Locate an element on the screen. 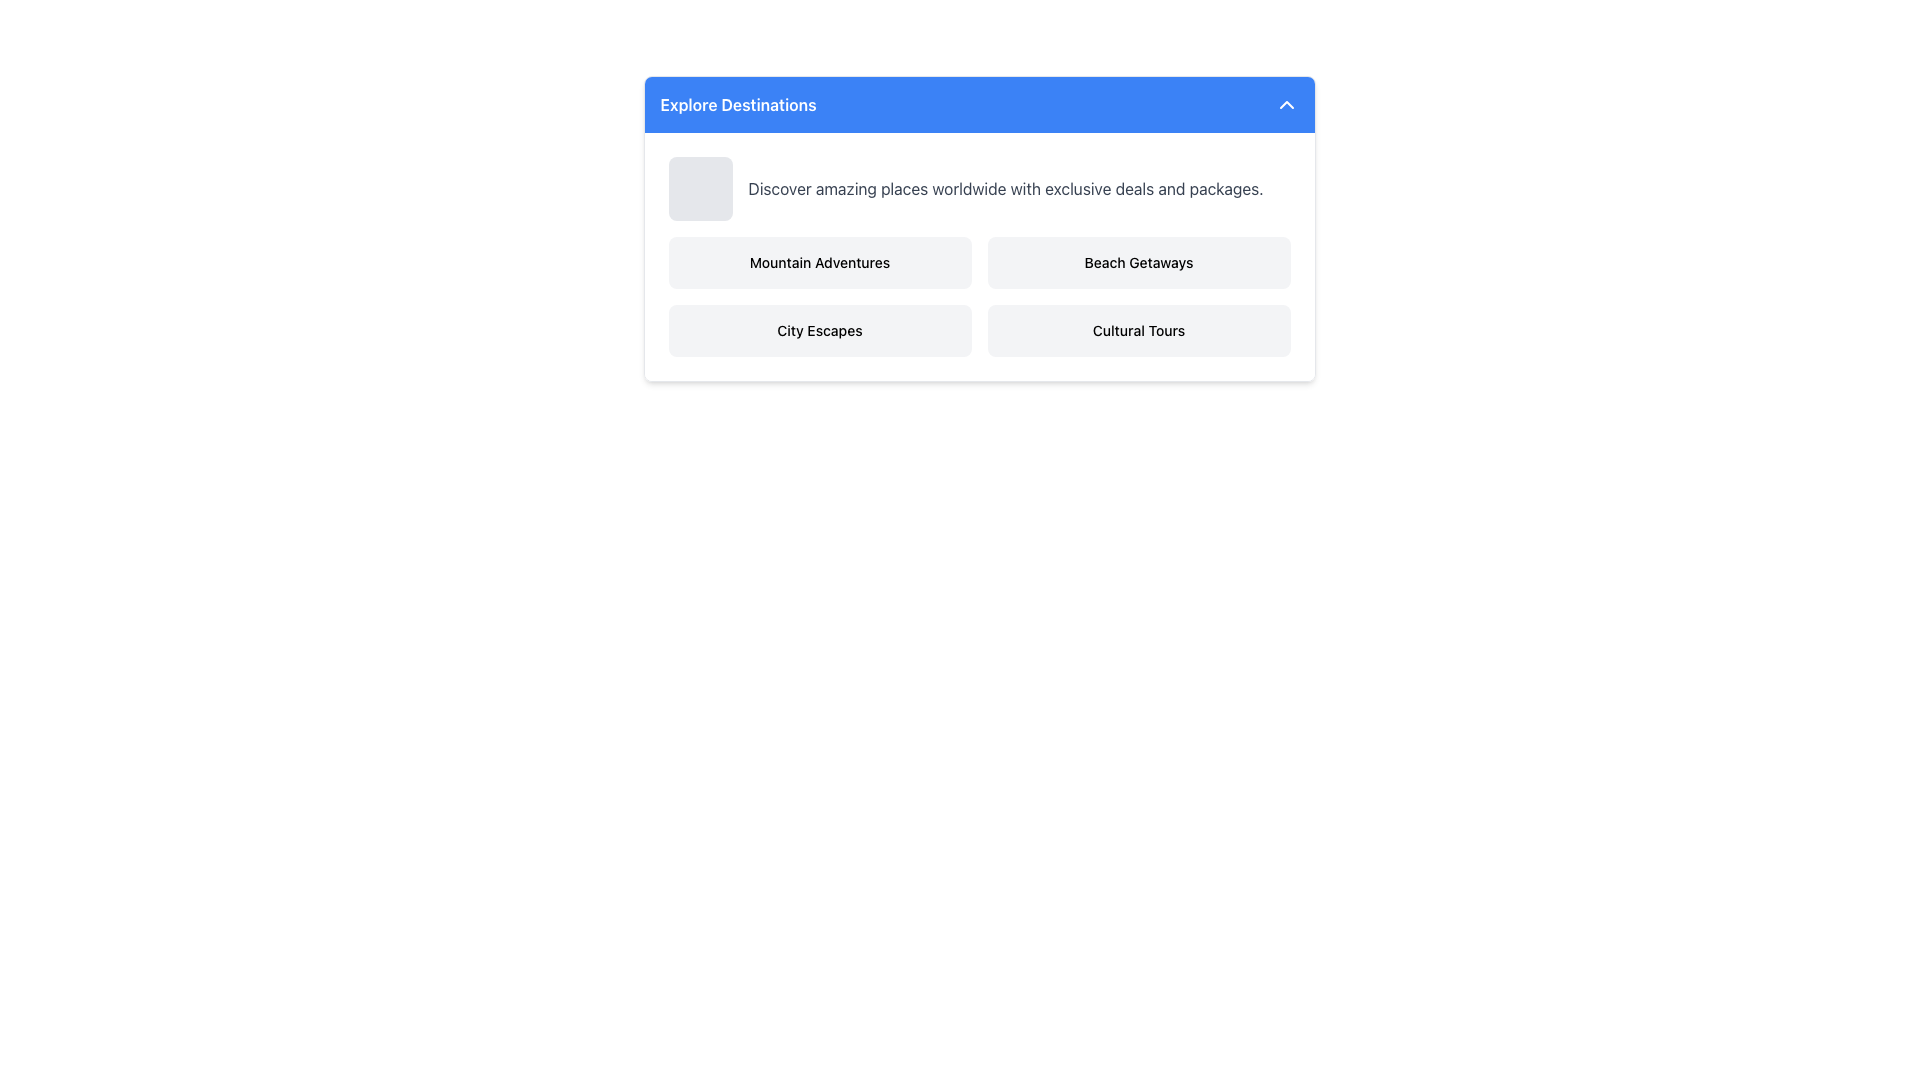 This screenshot has width=1920, height=1080. the collapsible toggle control for the 'Explore Destinations' section located in the header bar on the far right, adjacent to the blue background is located at coordinates (1286, 104).